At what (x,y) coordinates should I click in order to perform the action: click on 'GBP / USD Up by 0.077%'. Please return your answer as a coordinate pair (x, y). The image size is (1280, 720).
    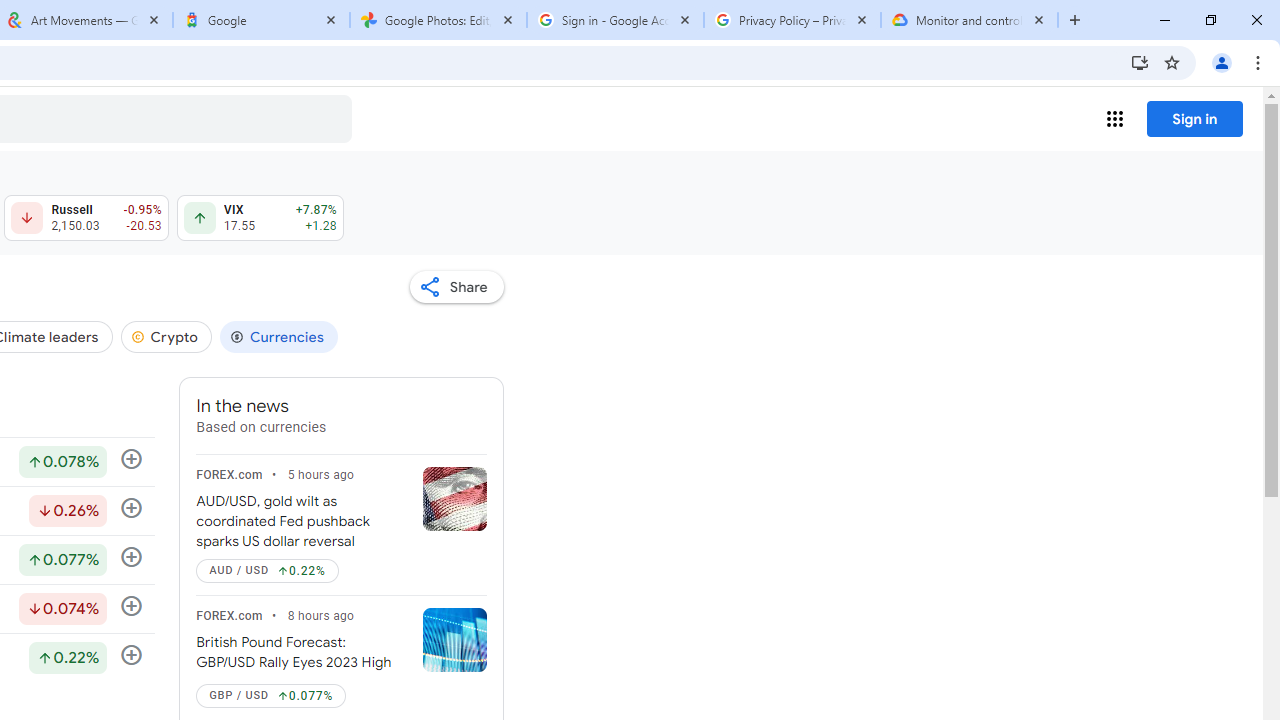
    Looking at the image, I should click on (270, 694).